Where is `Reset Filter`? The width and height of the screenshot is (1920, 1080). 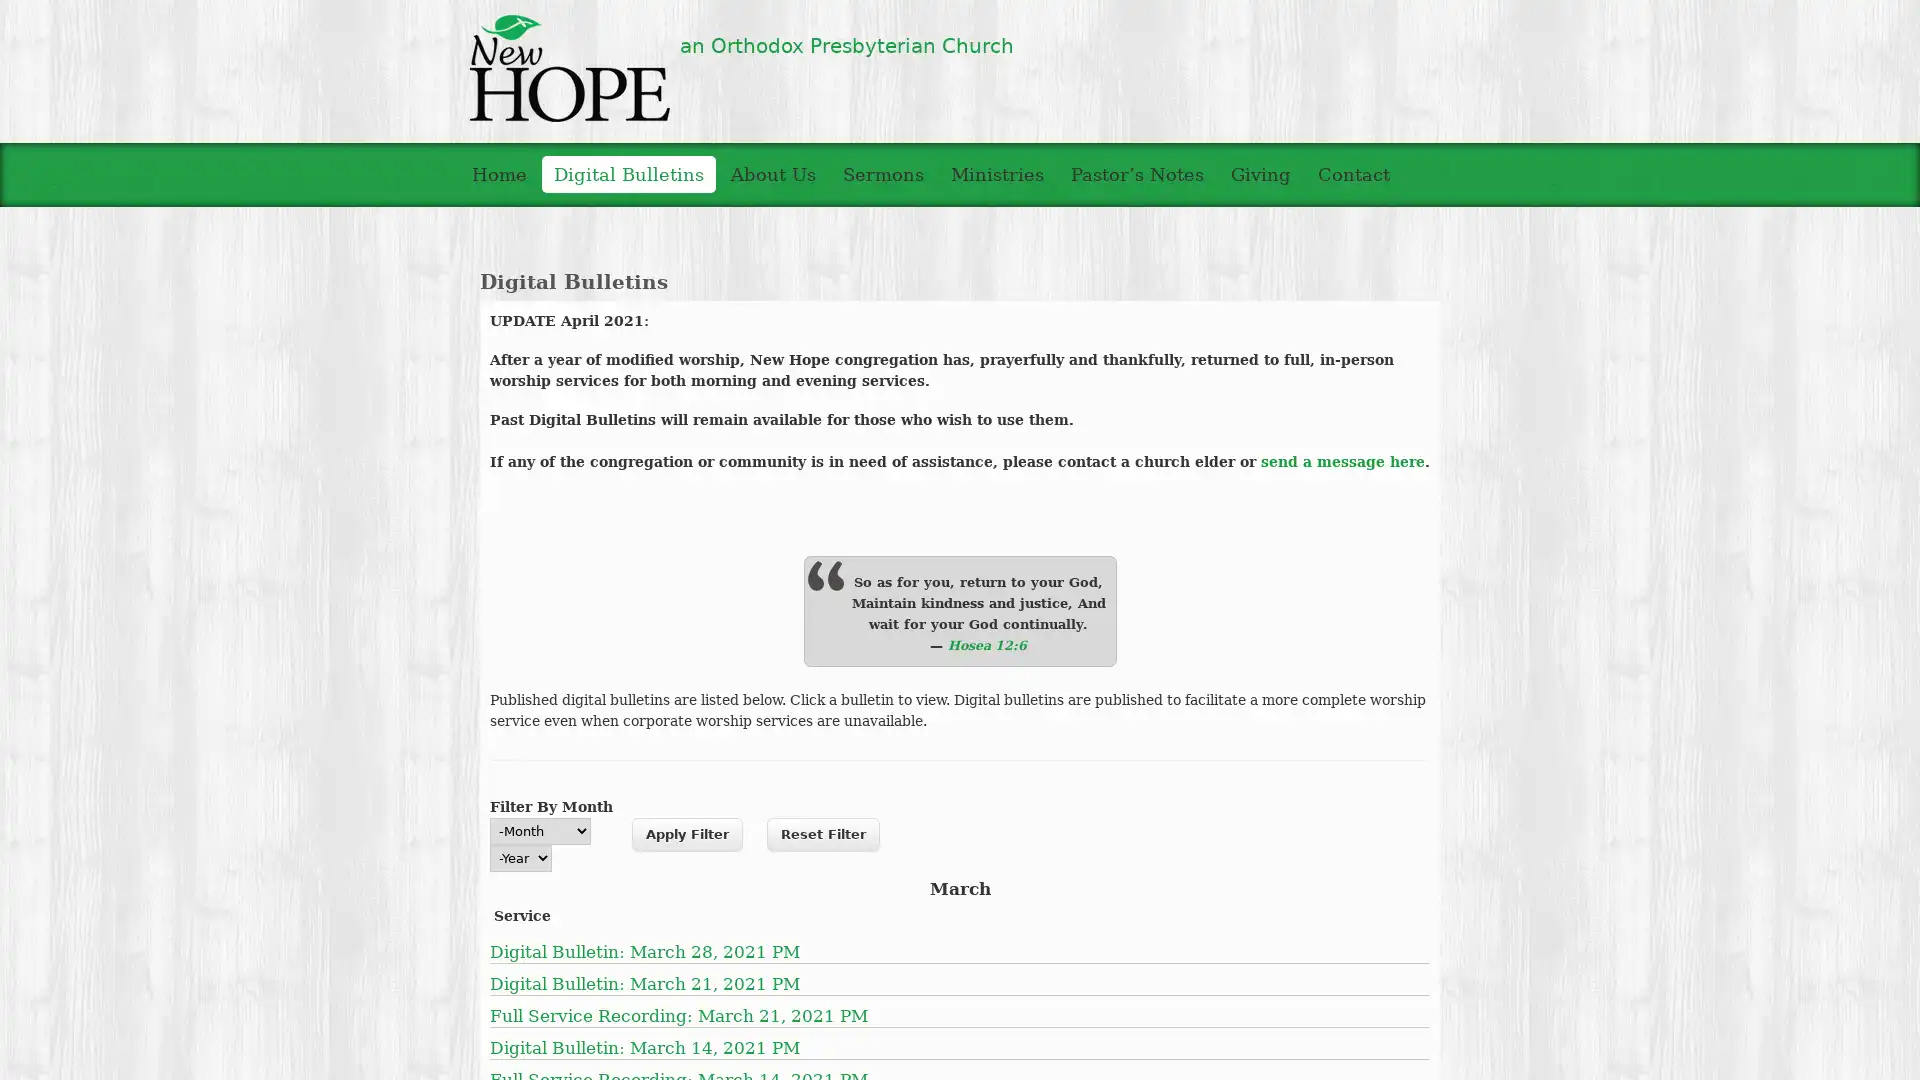
Reset Filter is located at coordinates (823, 833).